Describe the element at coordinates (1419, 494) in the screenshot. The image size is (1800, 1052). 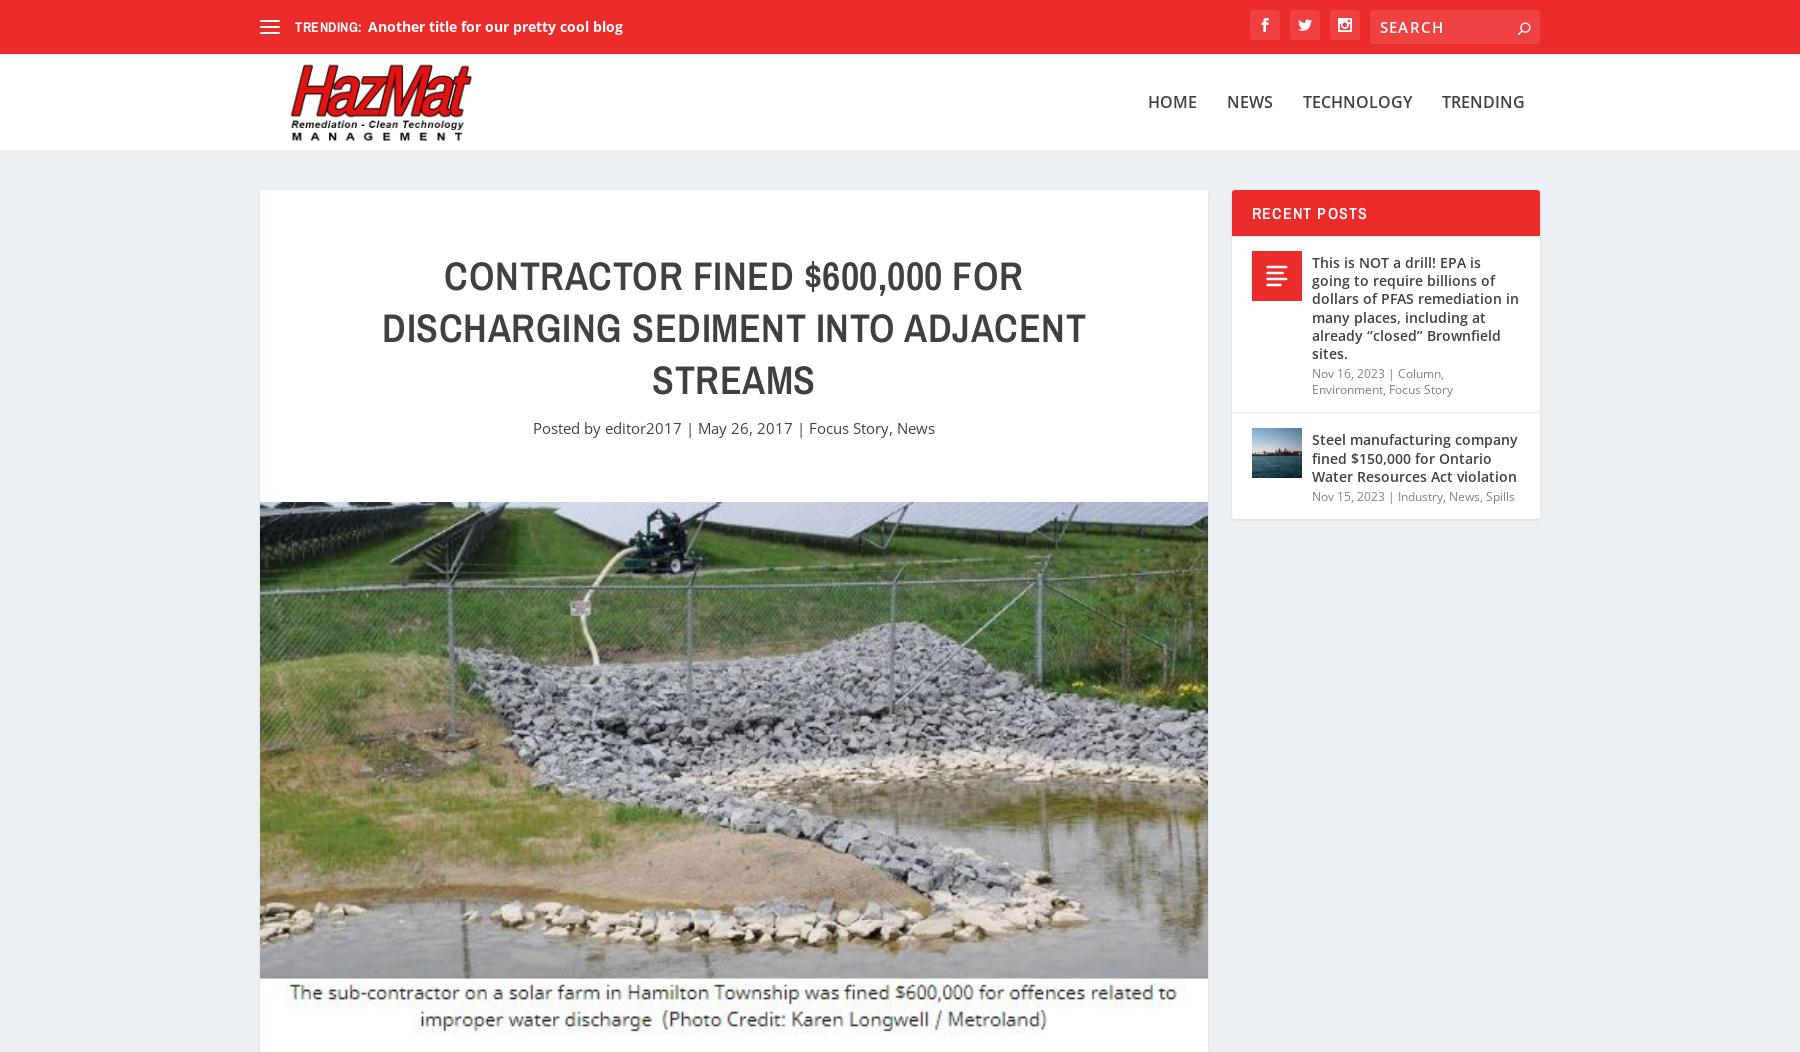
I see `'Industry'` at that location.